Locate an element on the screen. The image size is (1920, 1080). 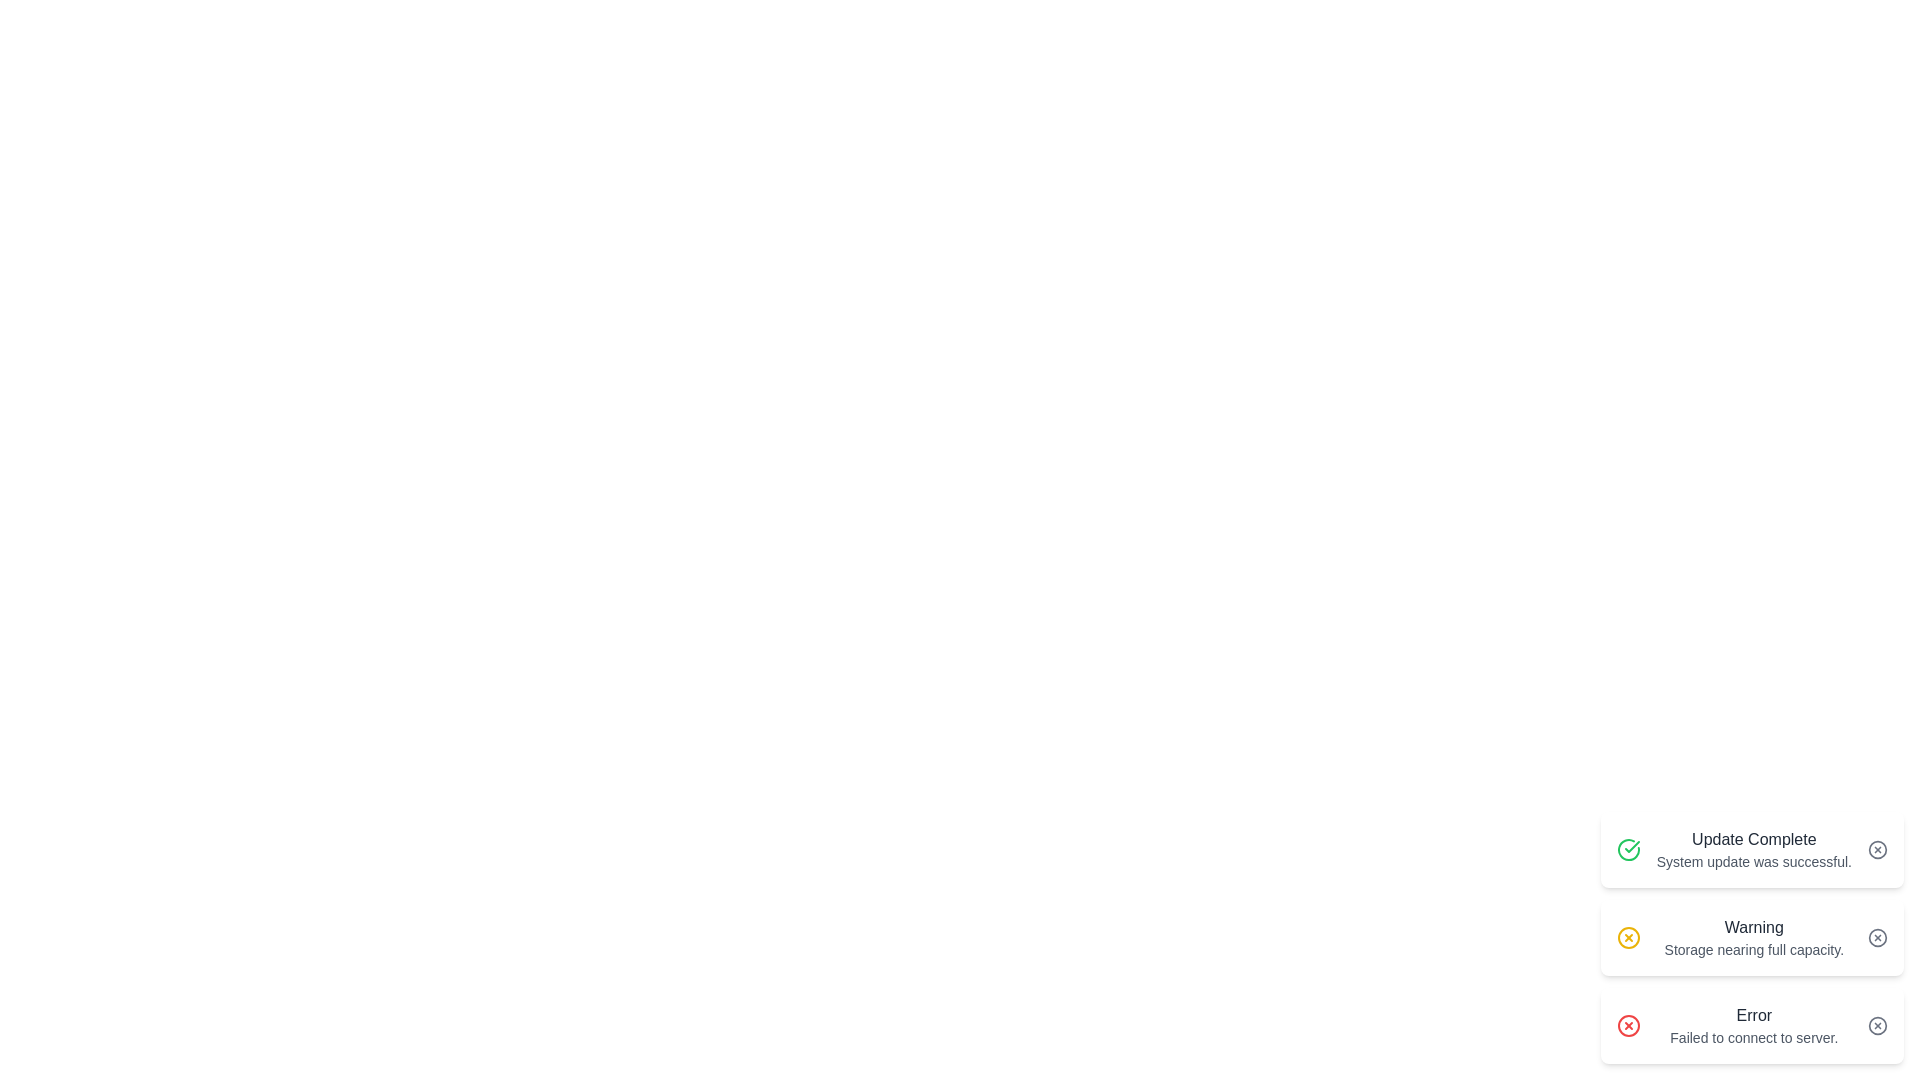
message that informs the user about the successful conclusion of the system update process, located below the 'Update Complete' text in the notification card is located at coordinates (1753, 860).